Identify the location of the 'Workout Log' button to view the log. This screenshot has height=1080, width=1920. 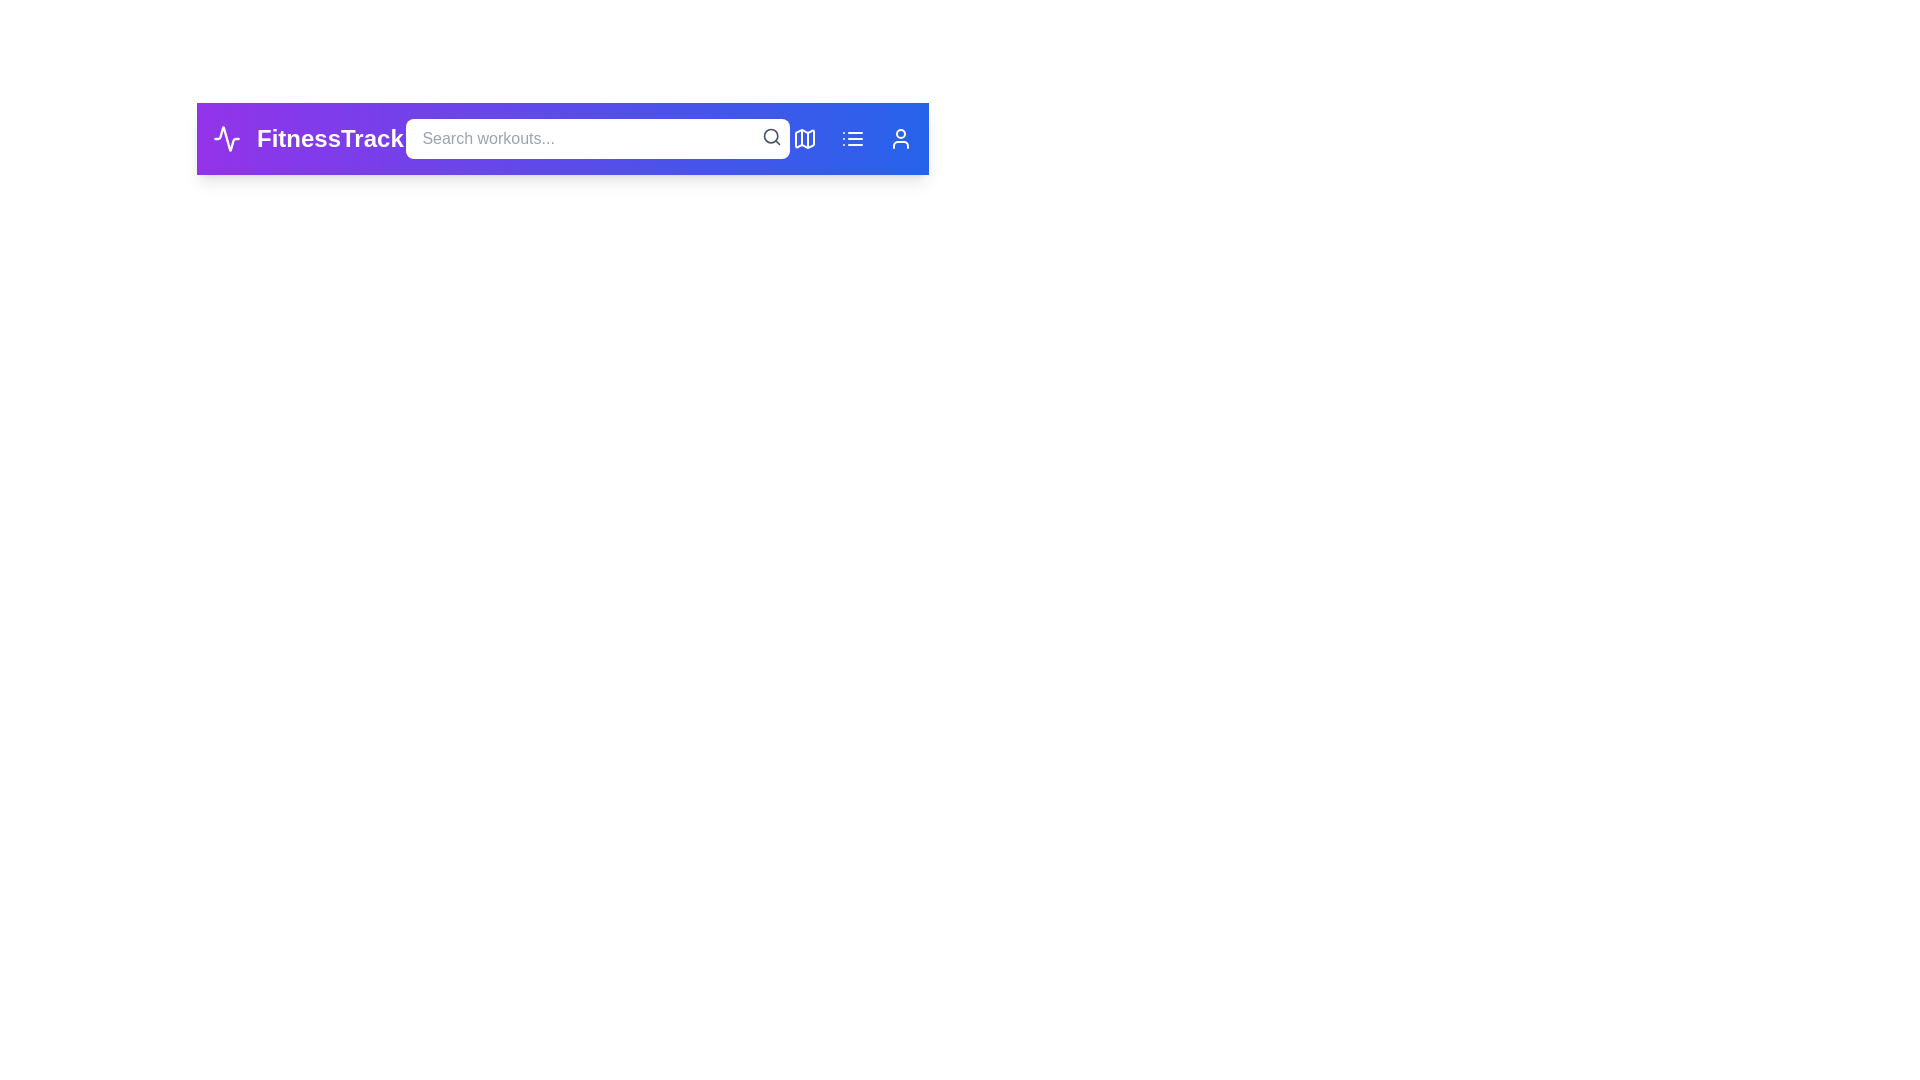
(853, 137).